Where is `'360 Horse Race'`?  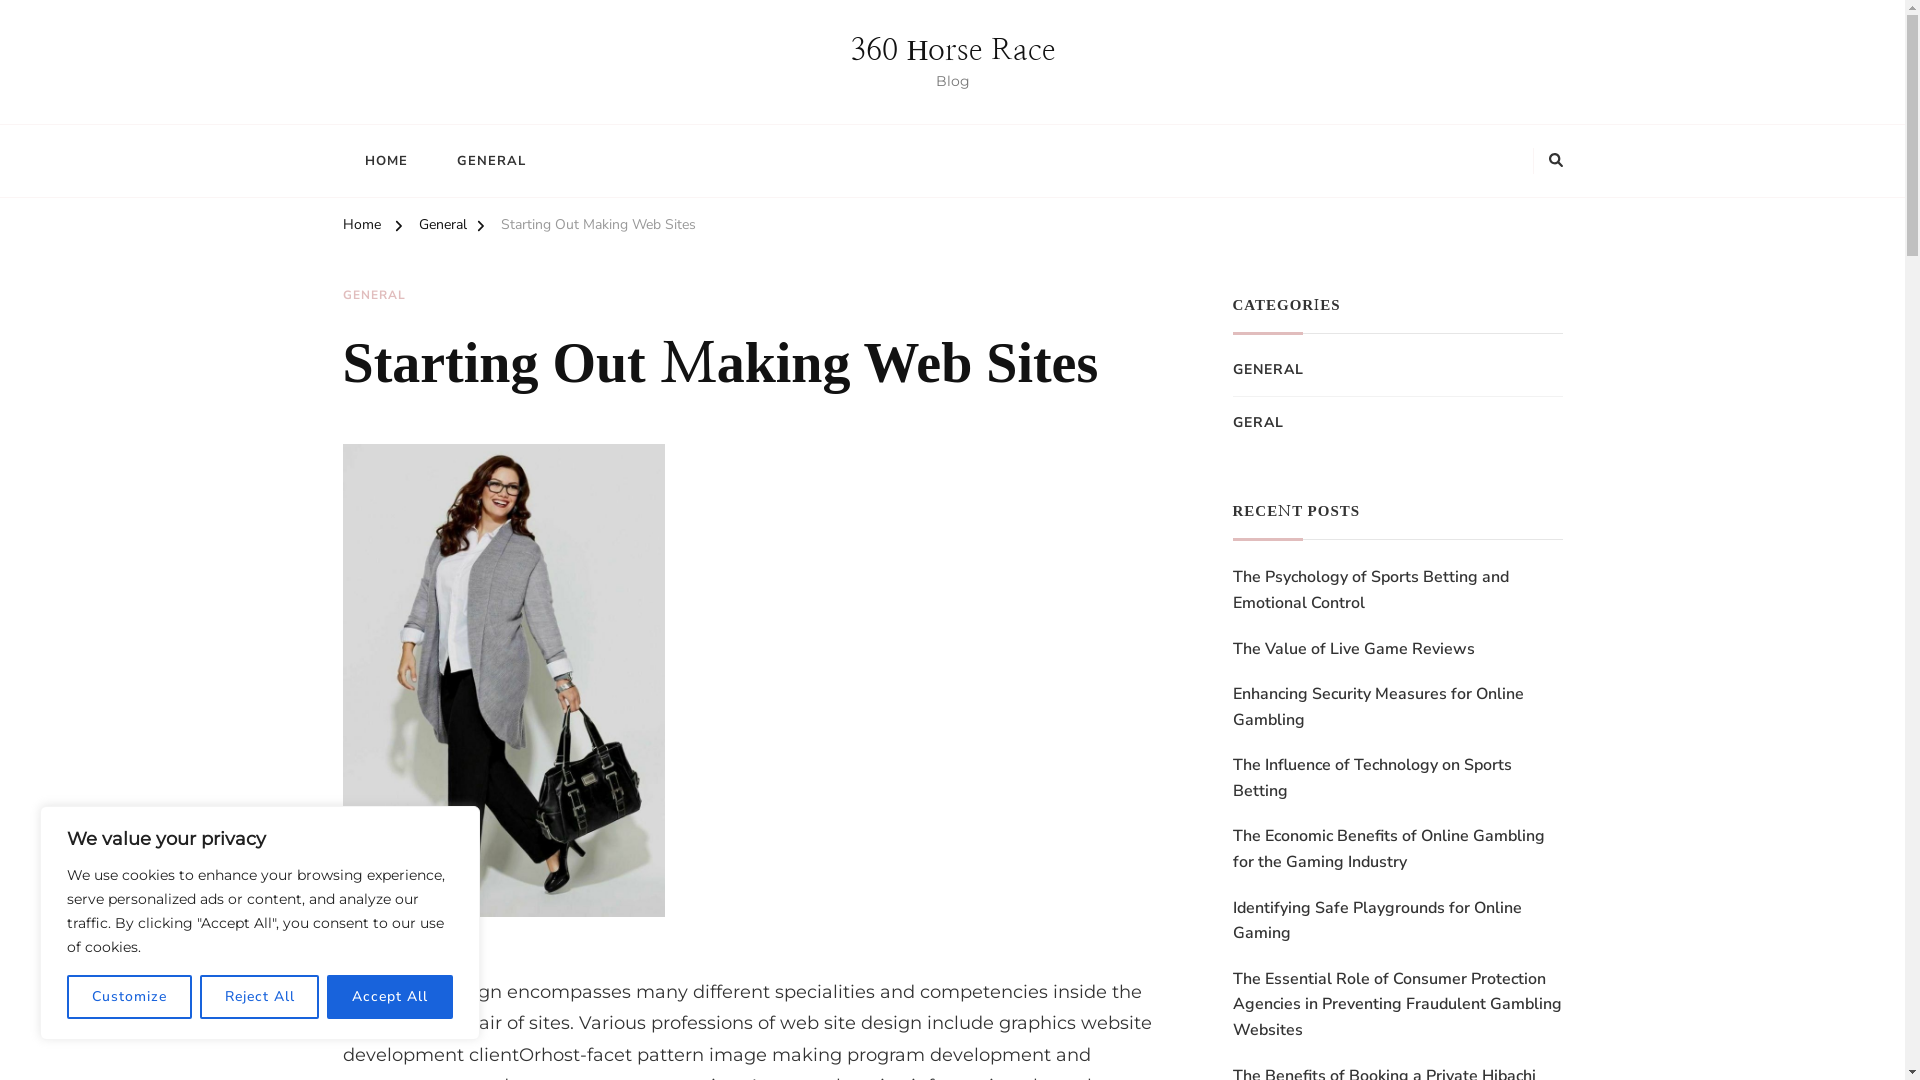
'360 Horse Race' is located at coordinates (849, 48).